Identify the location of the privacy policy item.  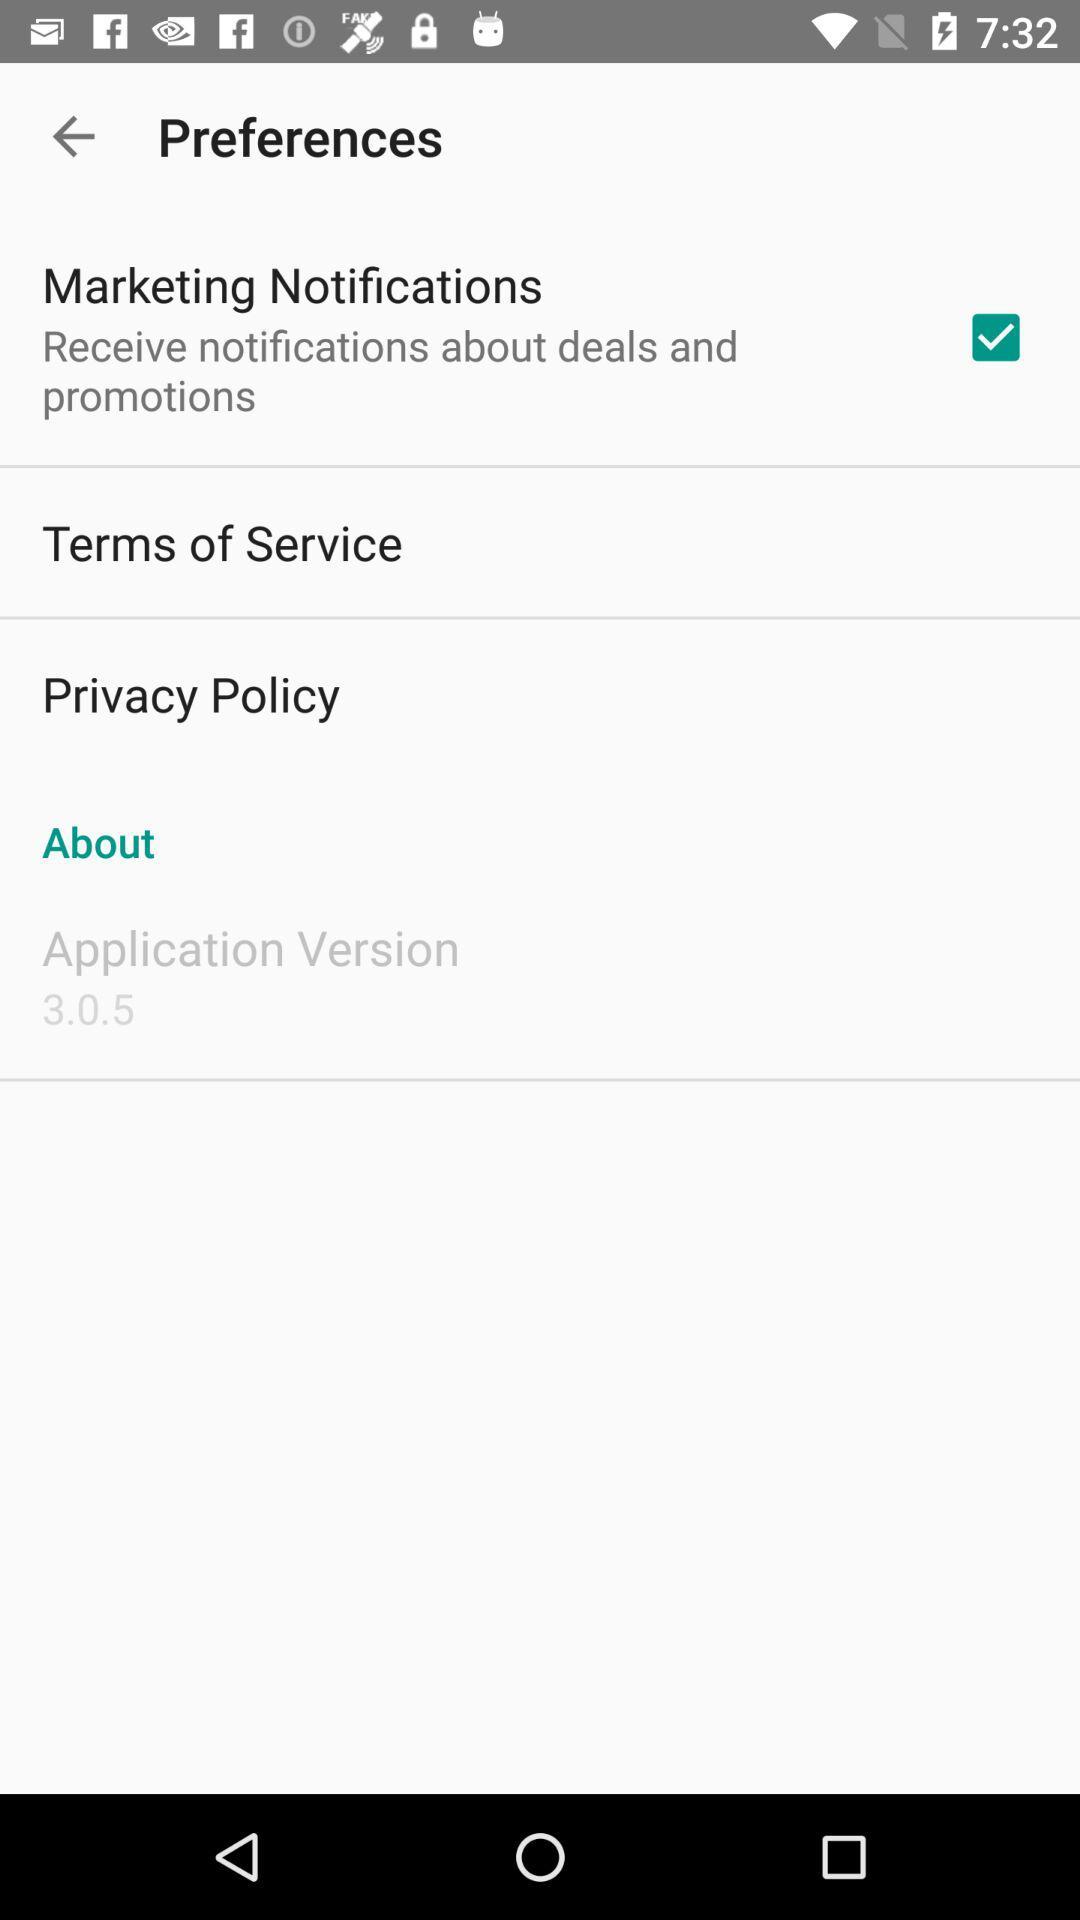
(190, 693).